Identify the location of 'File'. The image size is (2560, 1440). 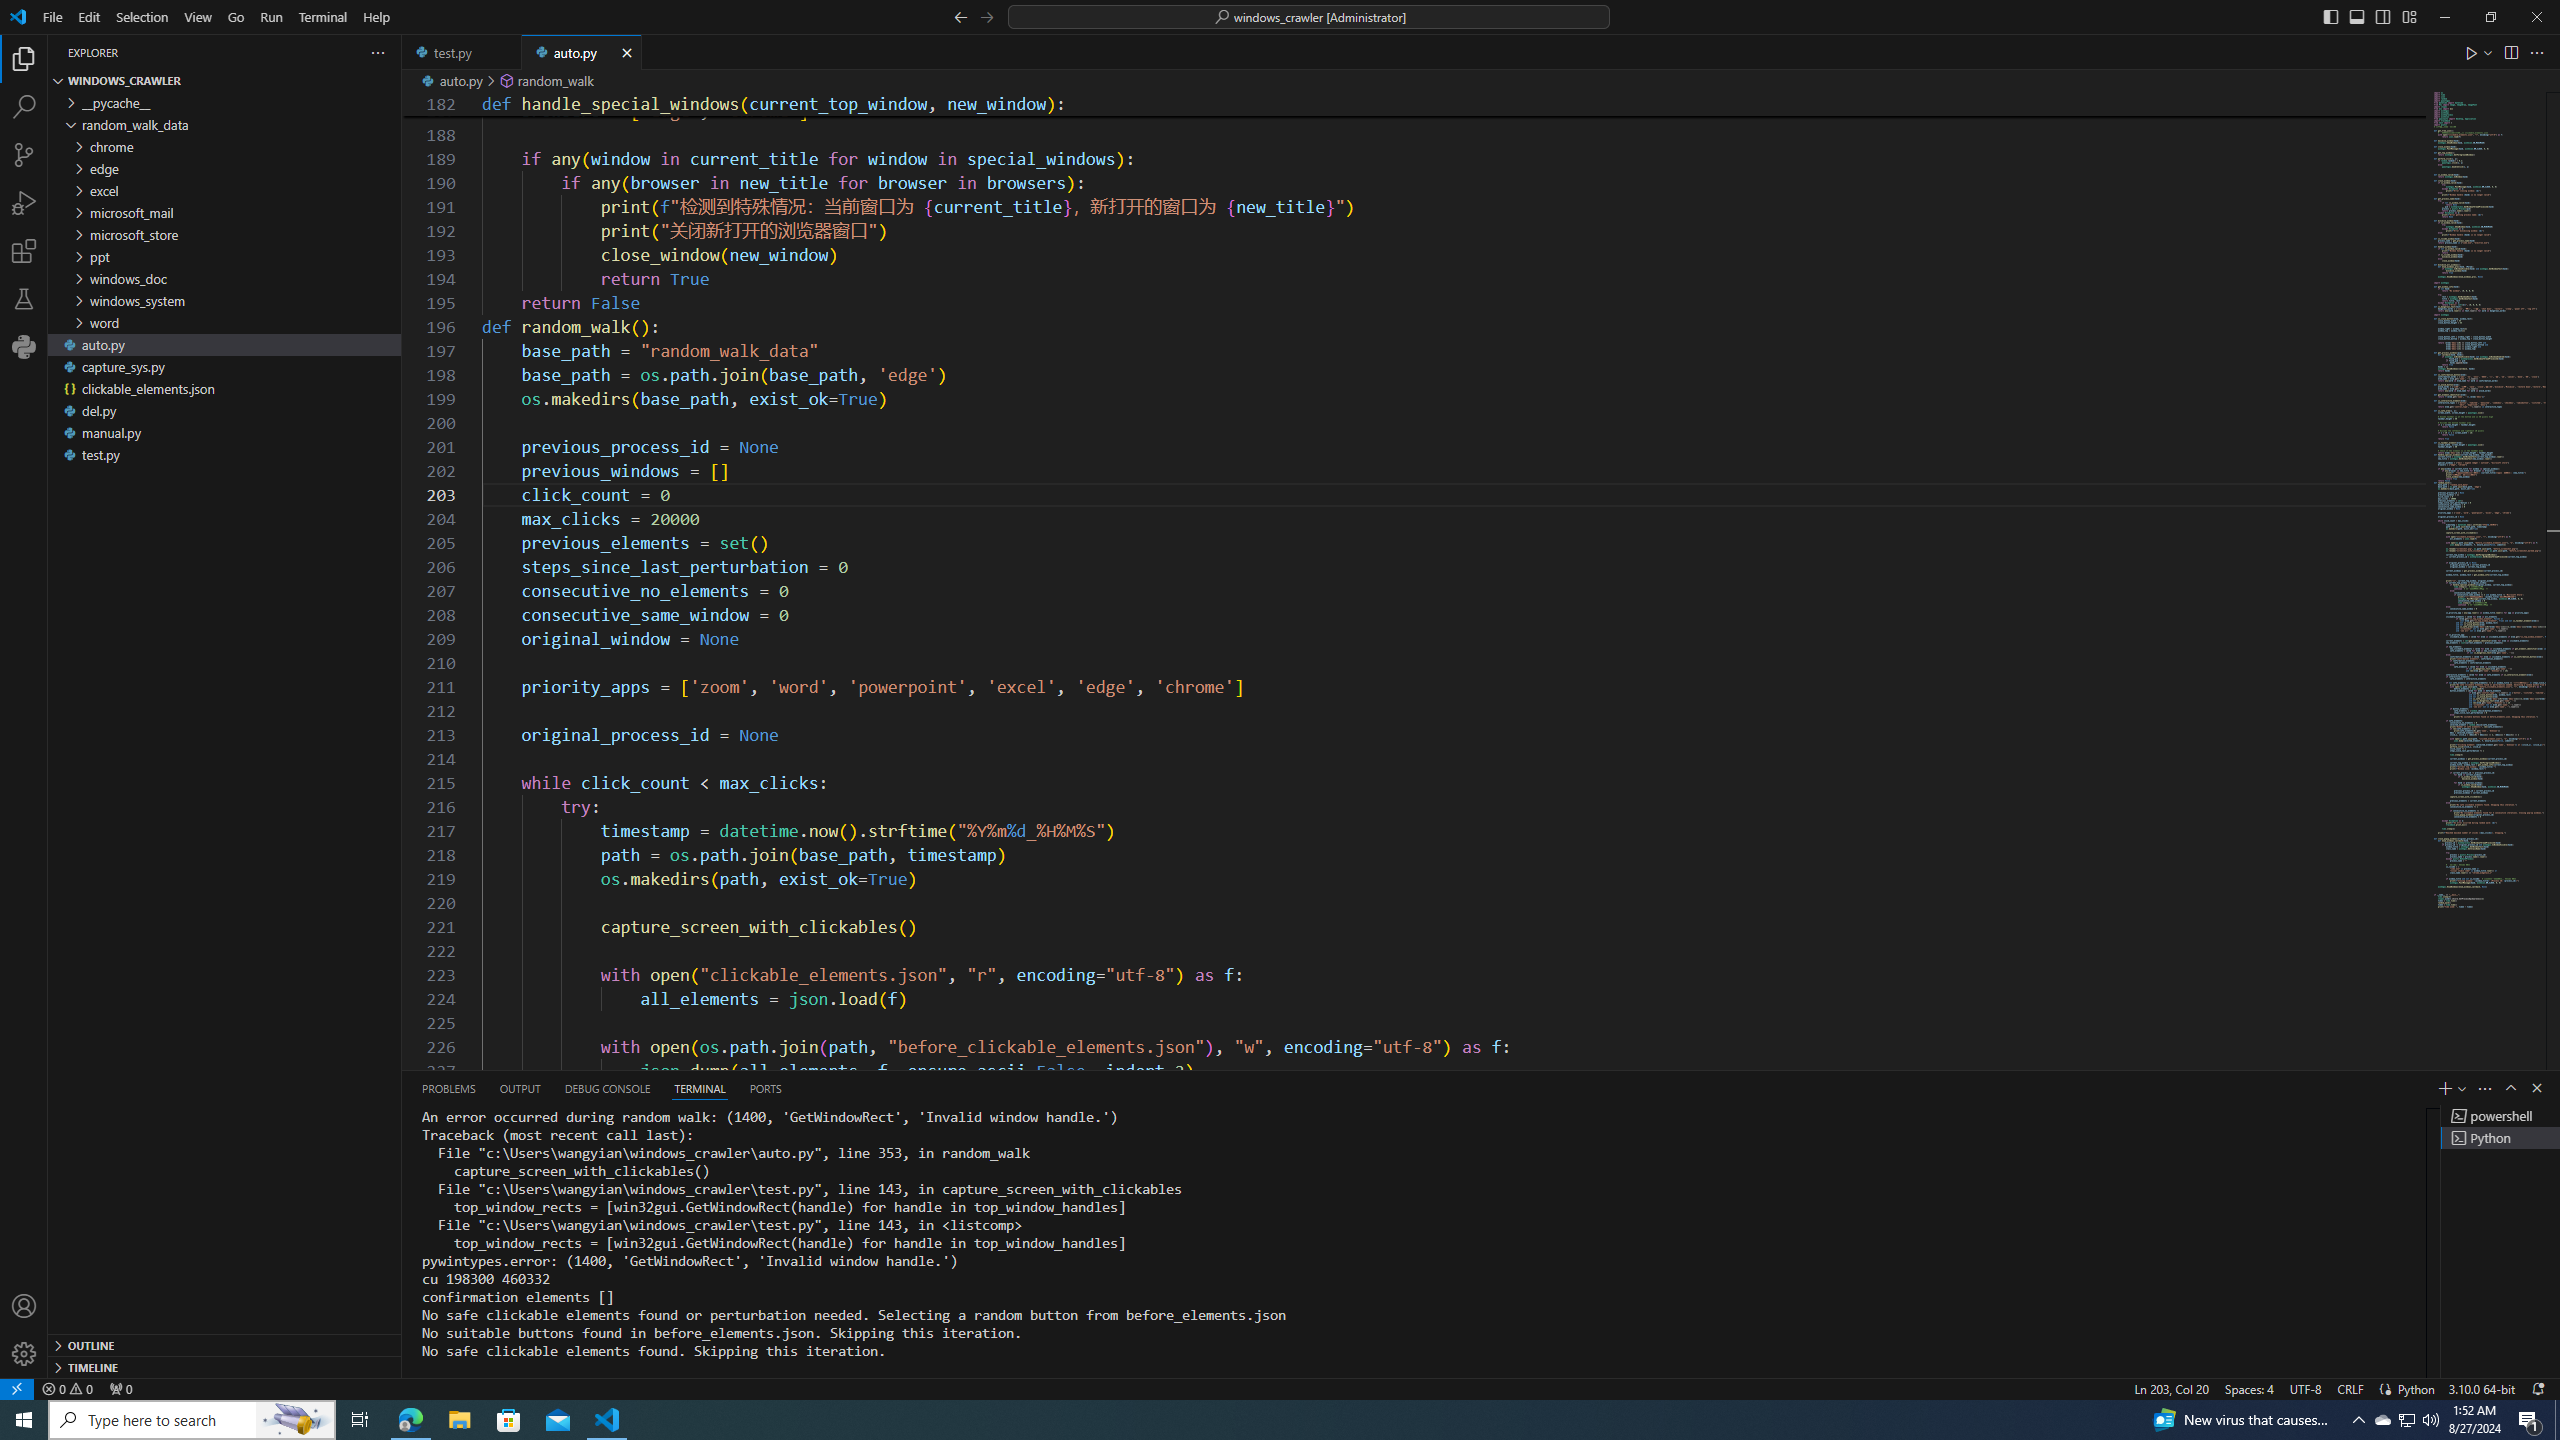
(52, 16).